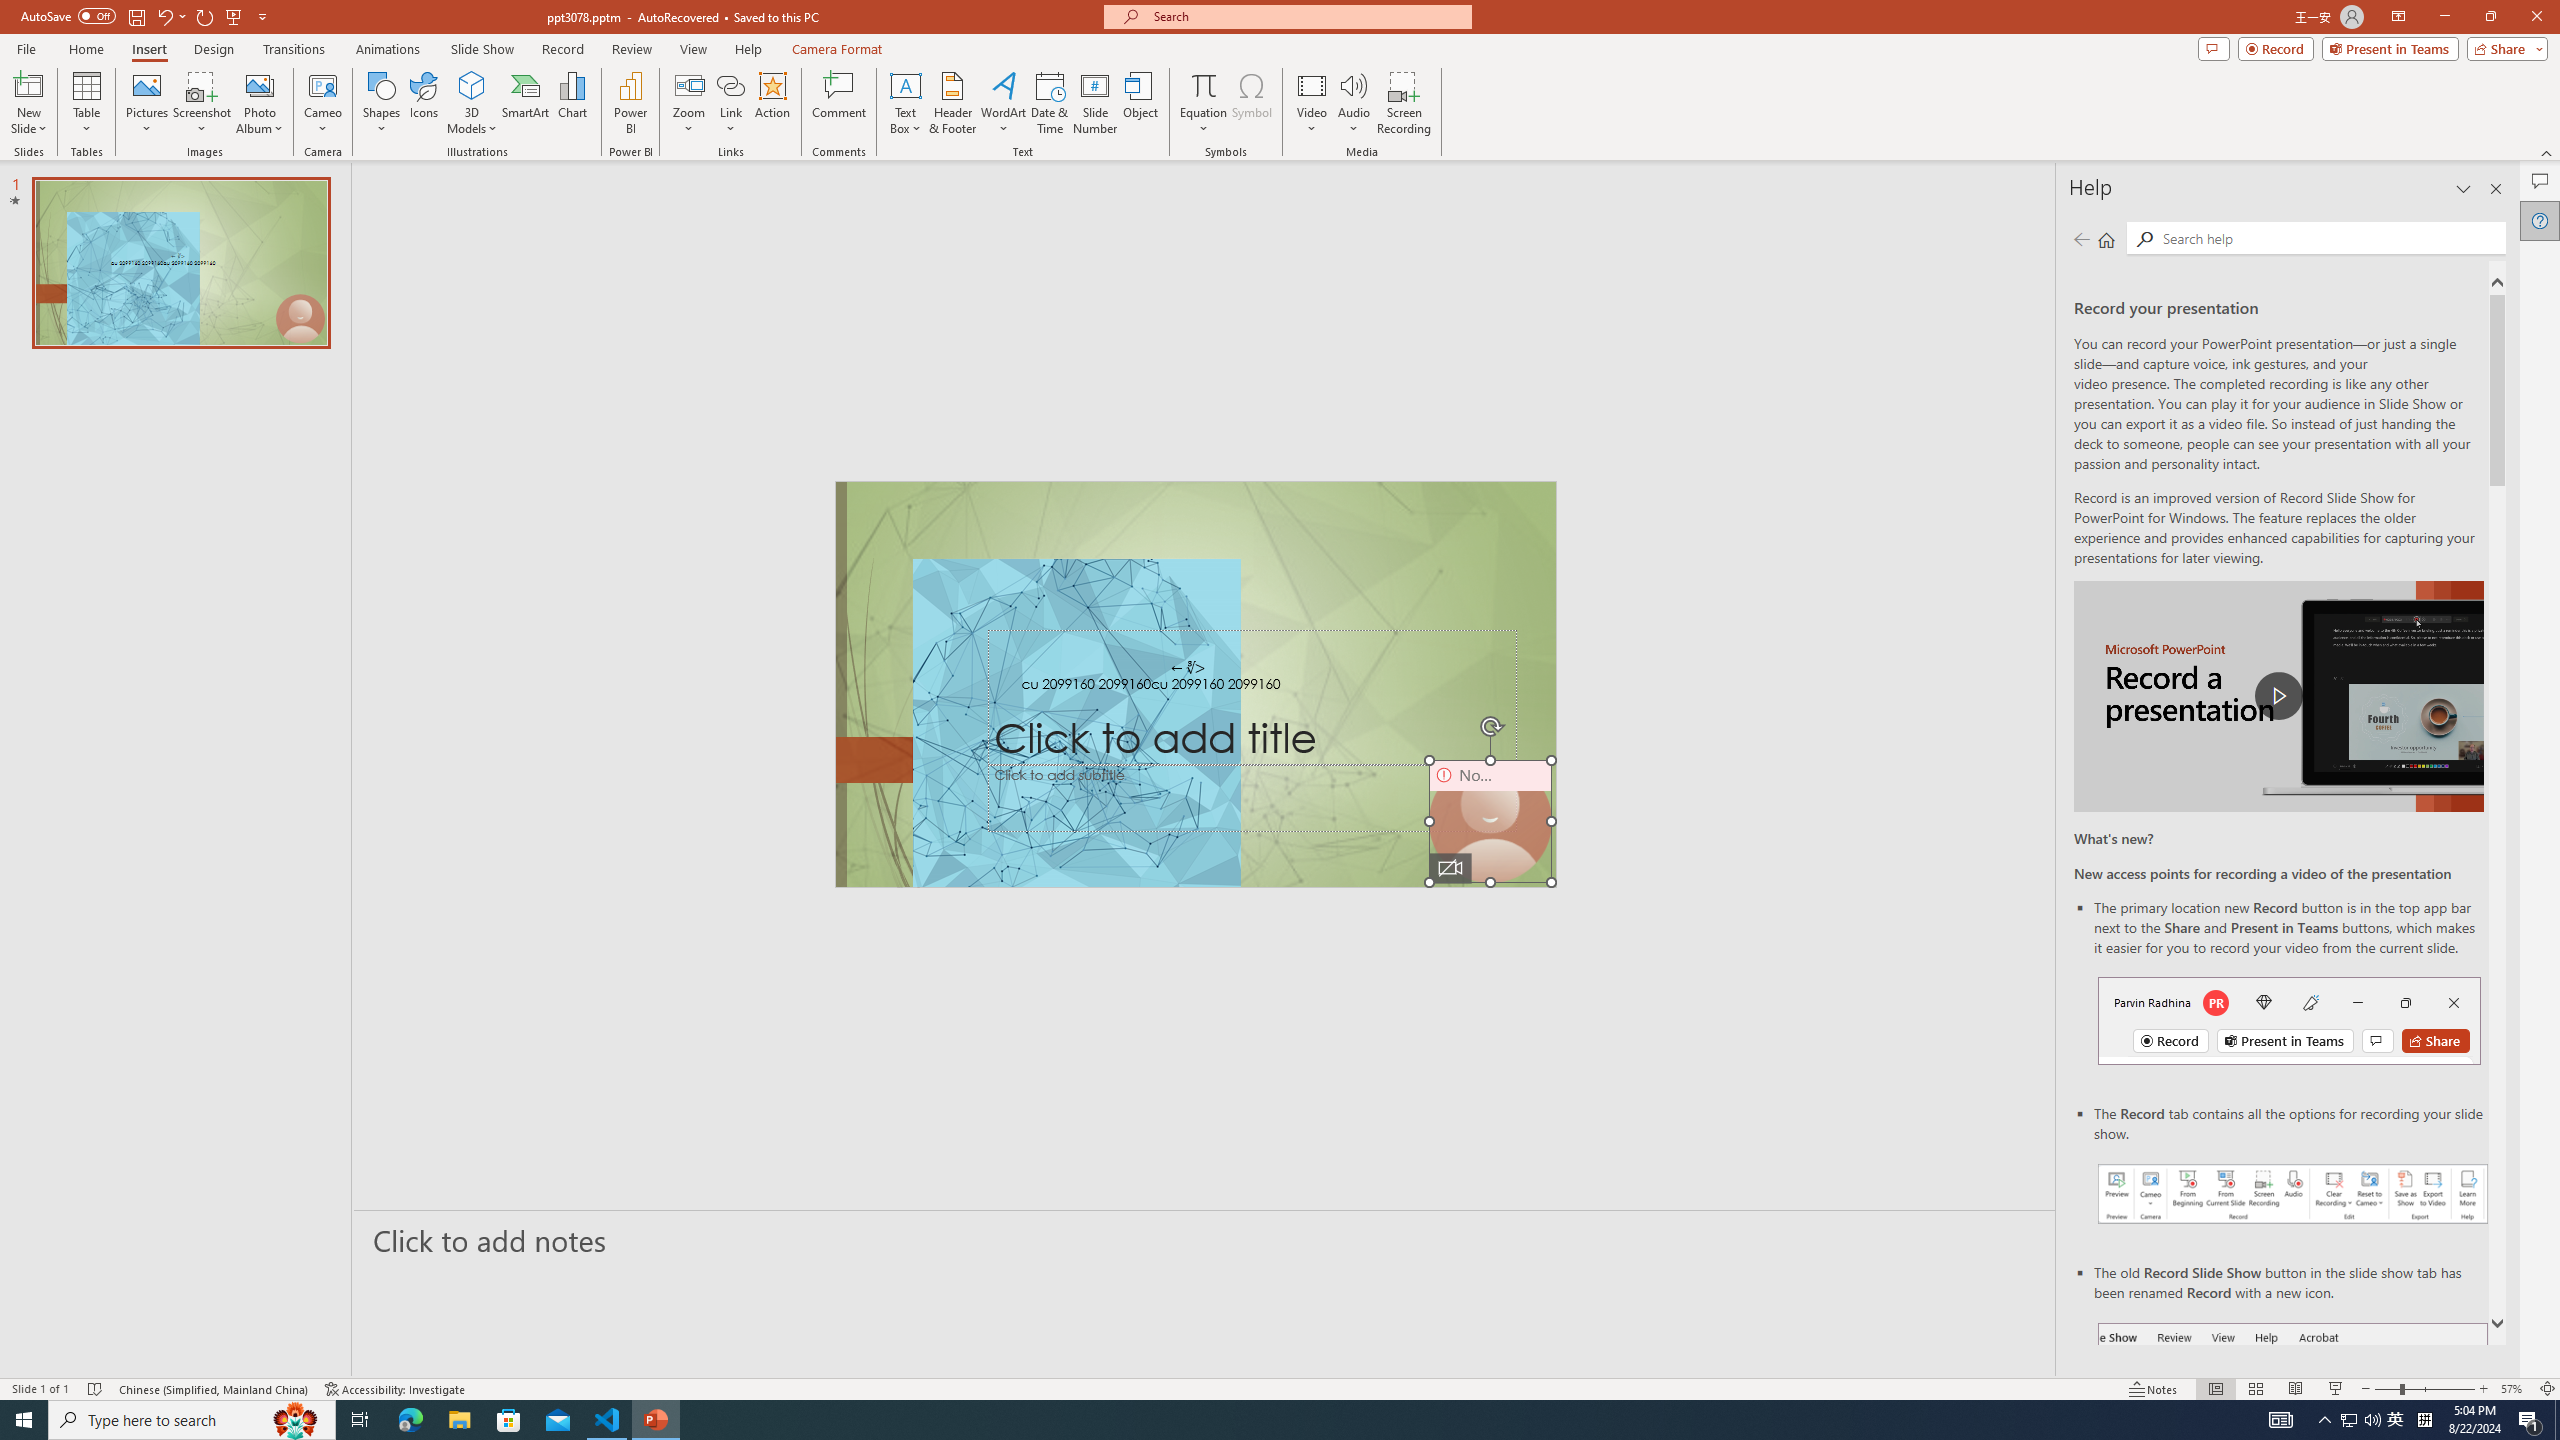  Describe the element at coordinates (1094, 103) in the screenshot. I see `'Slide Number'` at that location.